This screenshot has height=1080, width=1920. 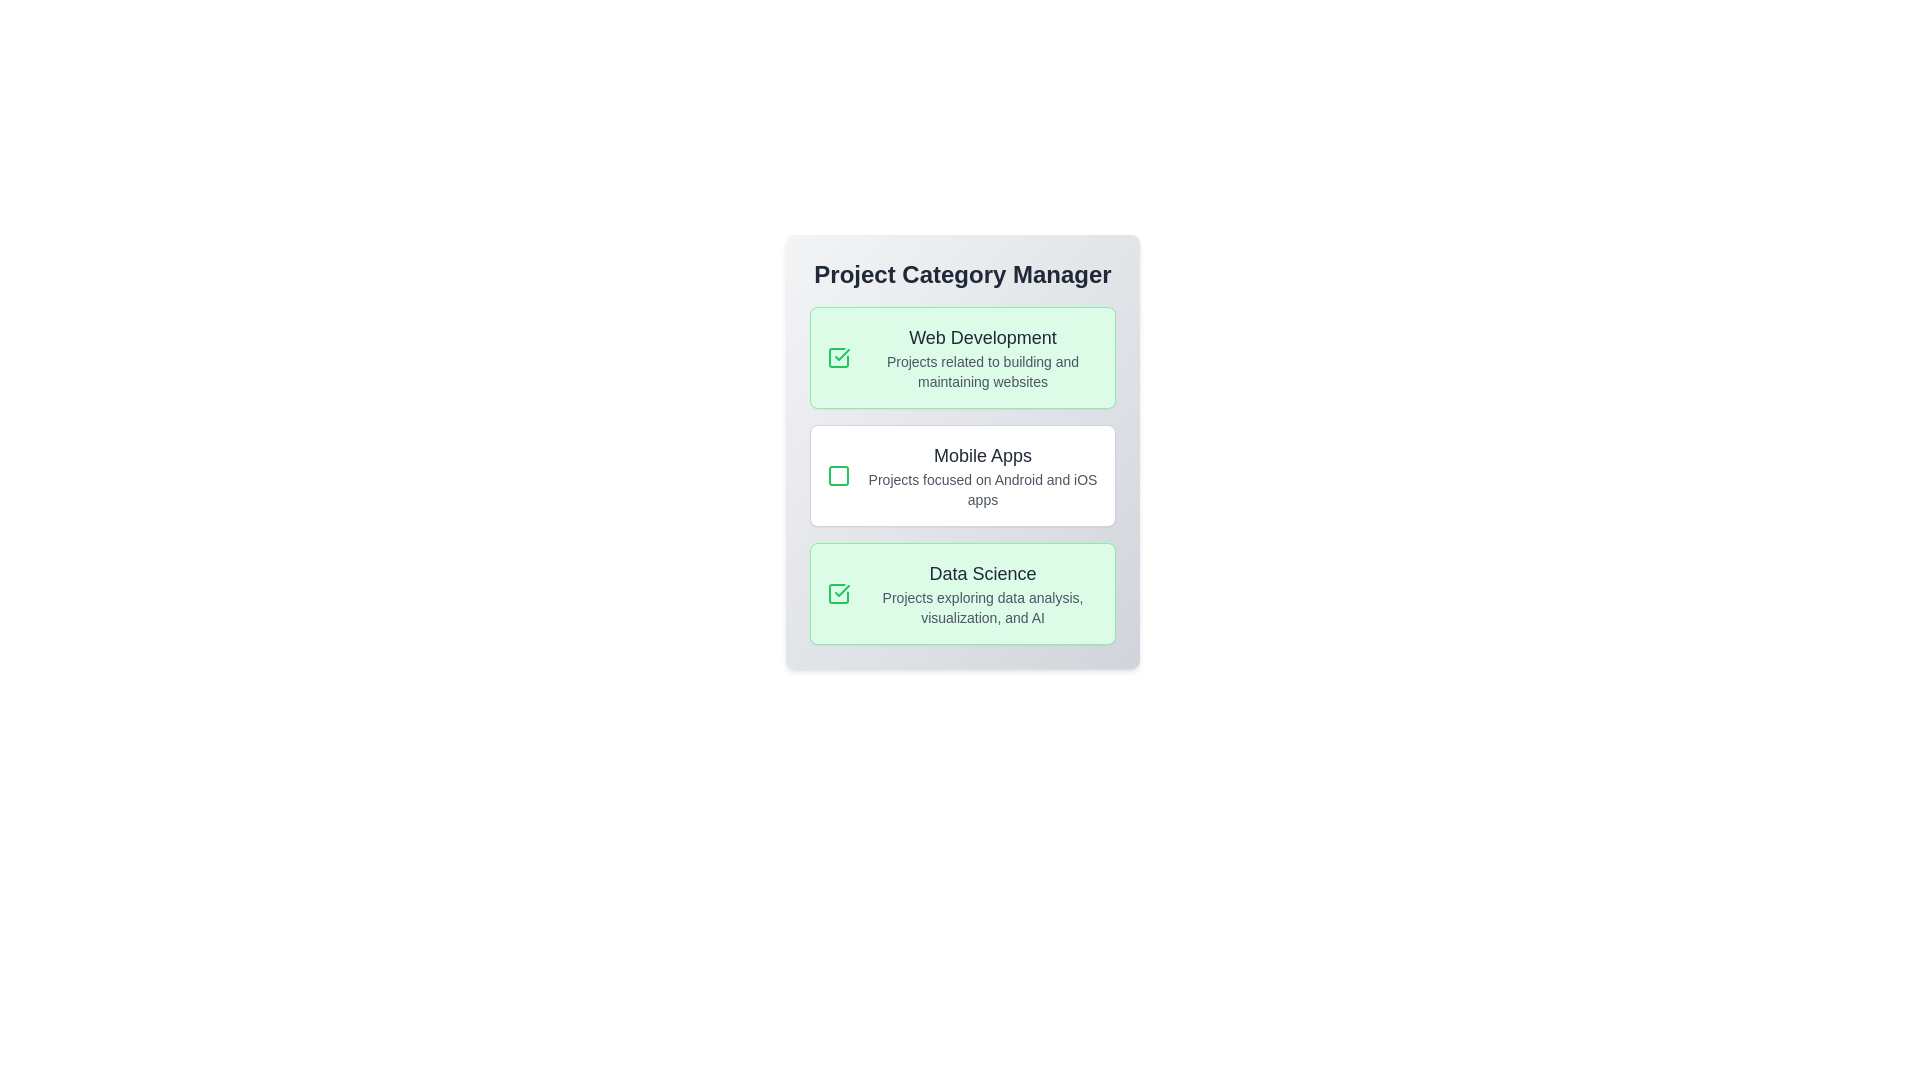 What do you see at coordinates (842, 589) in the screenshot?
I see `the checkmark icon element located in the bottom section of the 'Data Science' box, which is part of an SVG component with a light green background` at bounding box center [842, 589].